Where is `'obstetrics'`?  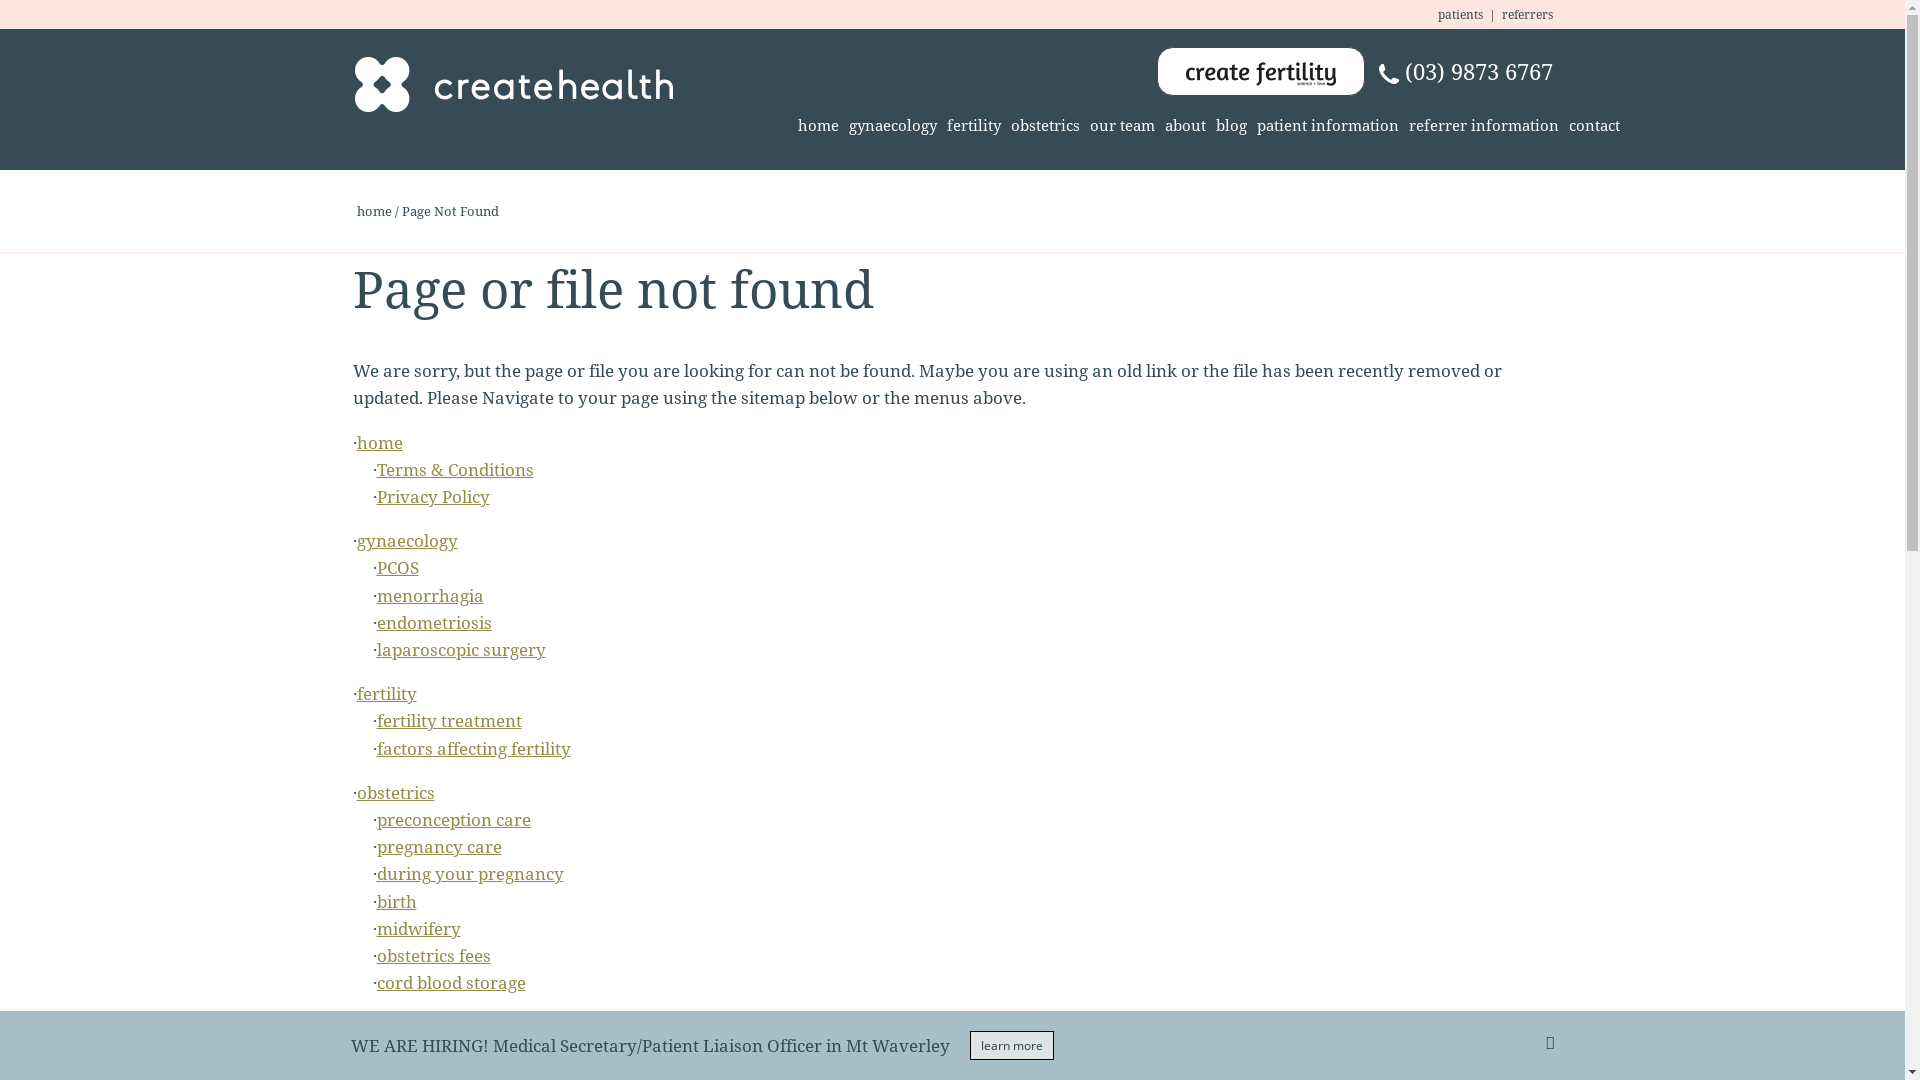
'obstetrics' is located at coordinates (1044, 126).